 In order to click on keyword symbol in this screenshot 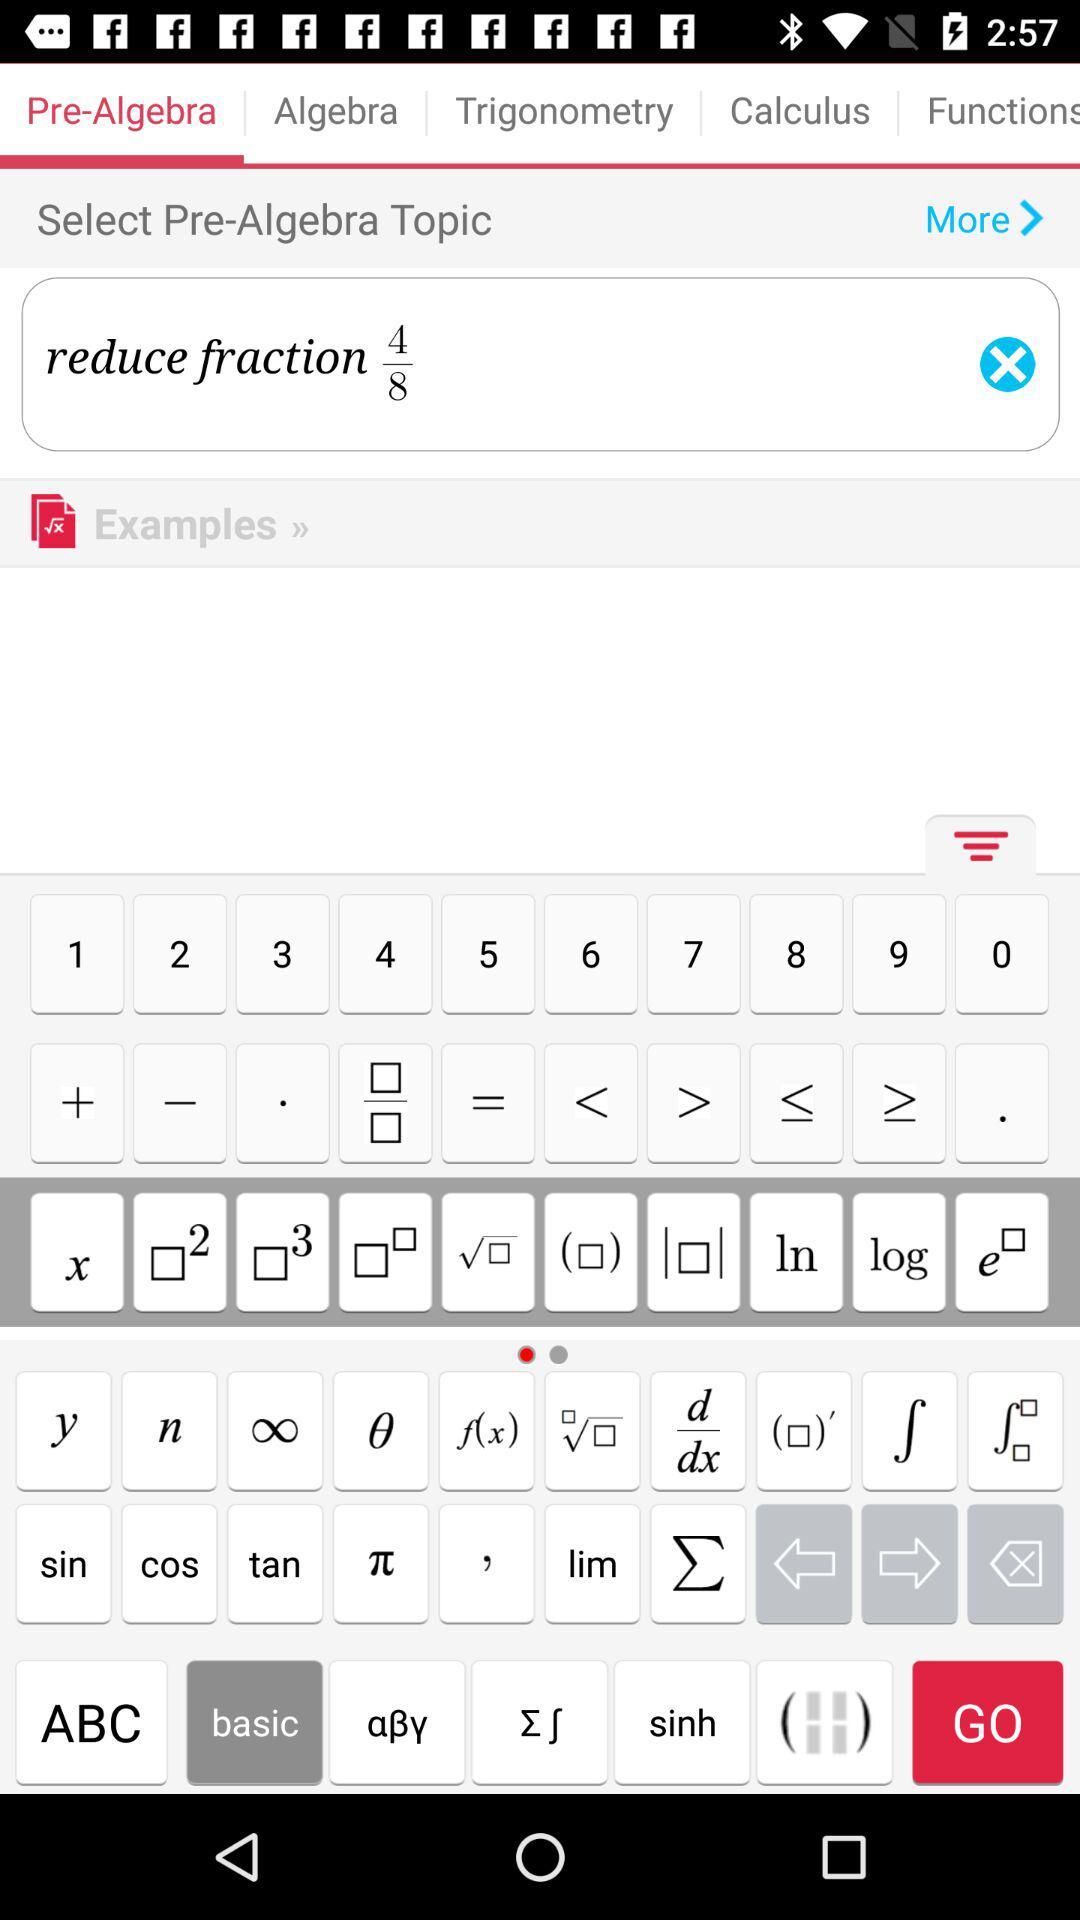, I will do `click(795, 1101)`.